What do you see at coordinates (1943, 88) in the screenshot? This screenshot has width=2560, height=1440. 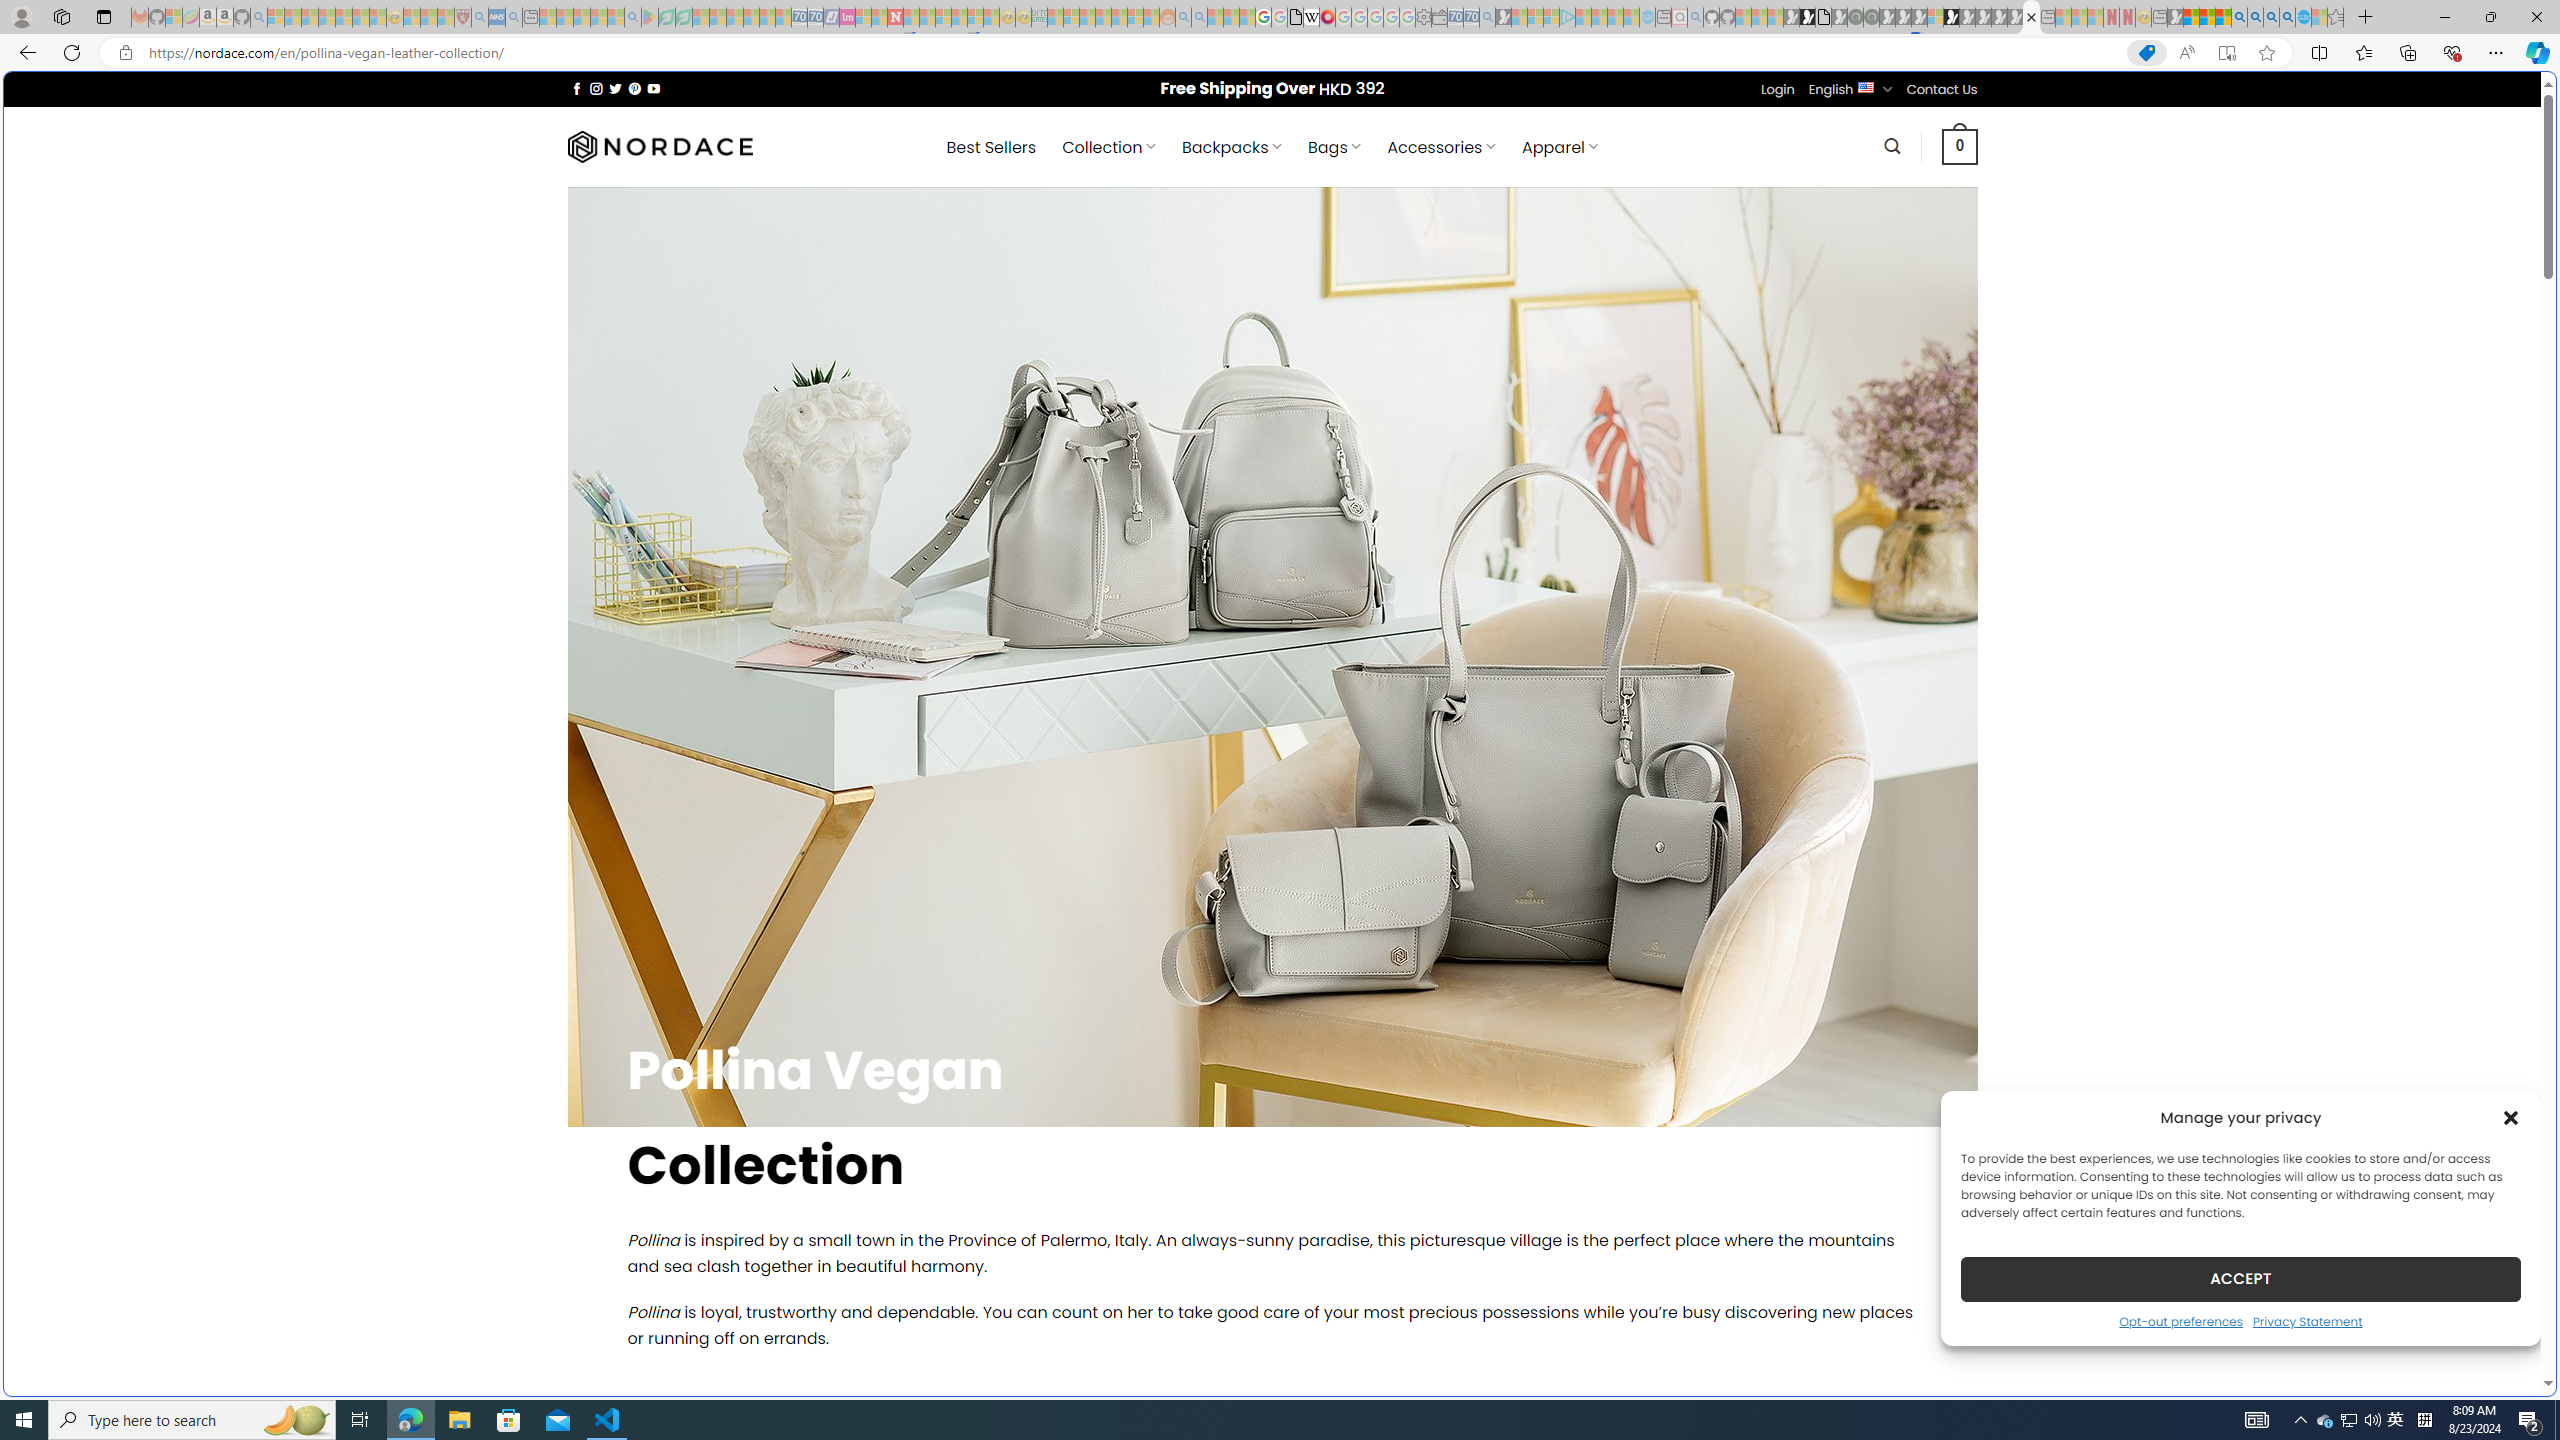 I see `'Contact Us'` at bounding box center [1943, 88].